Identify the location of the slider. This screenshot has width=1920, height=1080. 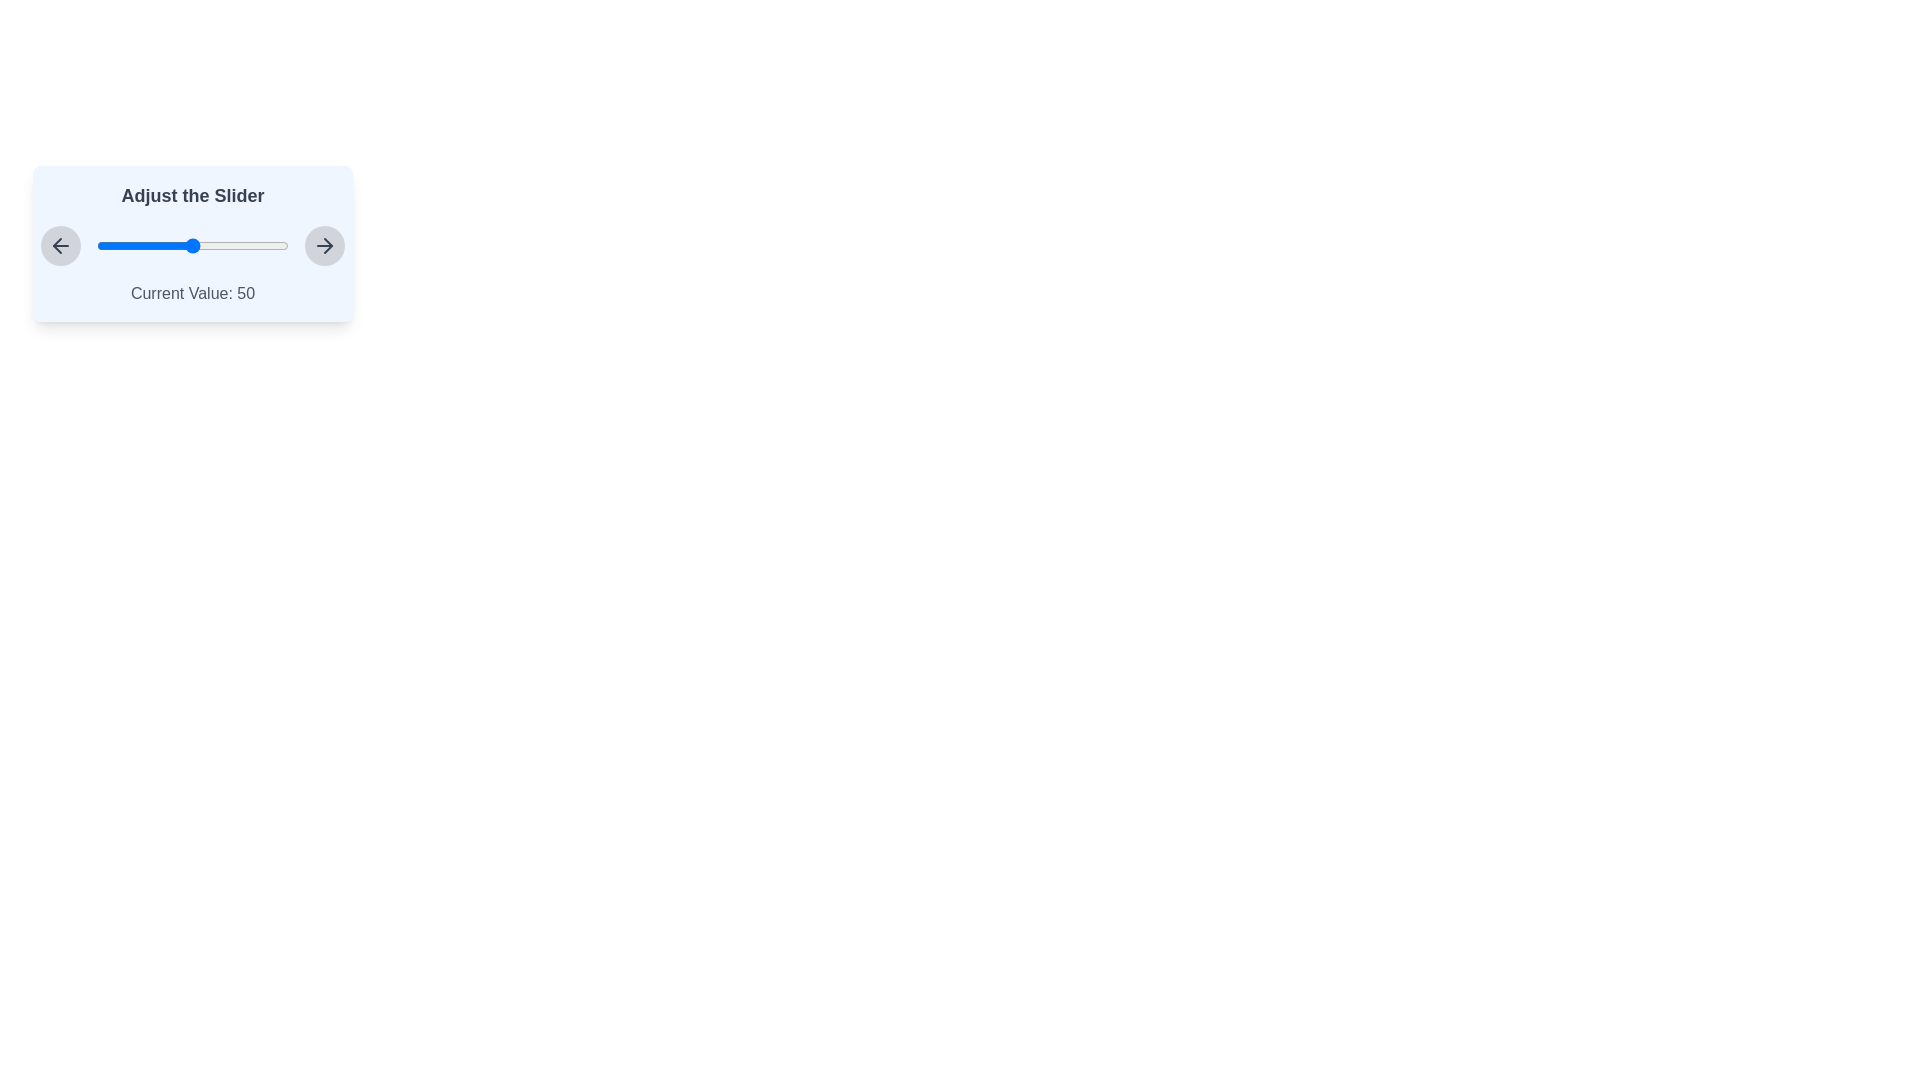
(138, 245).